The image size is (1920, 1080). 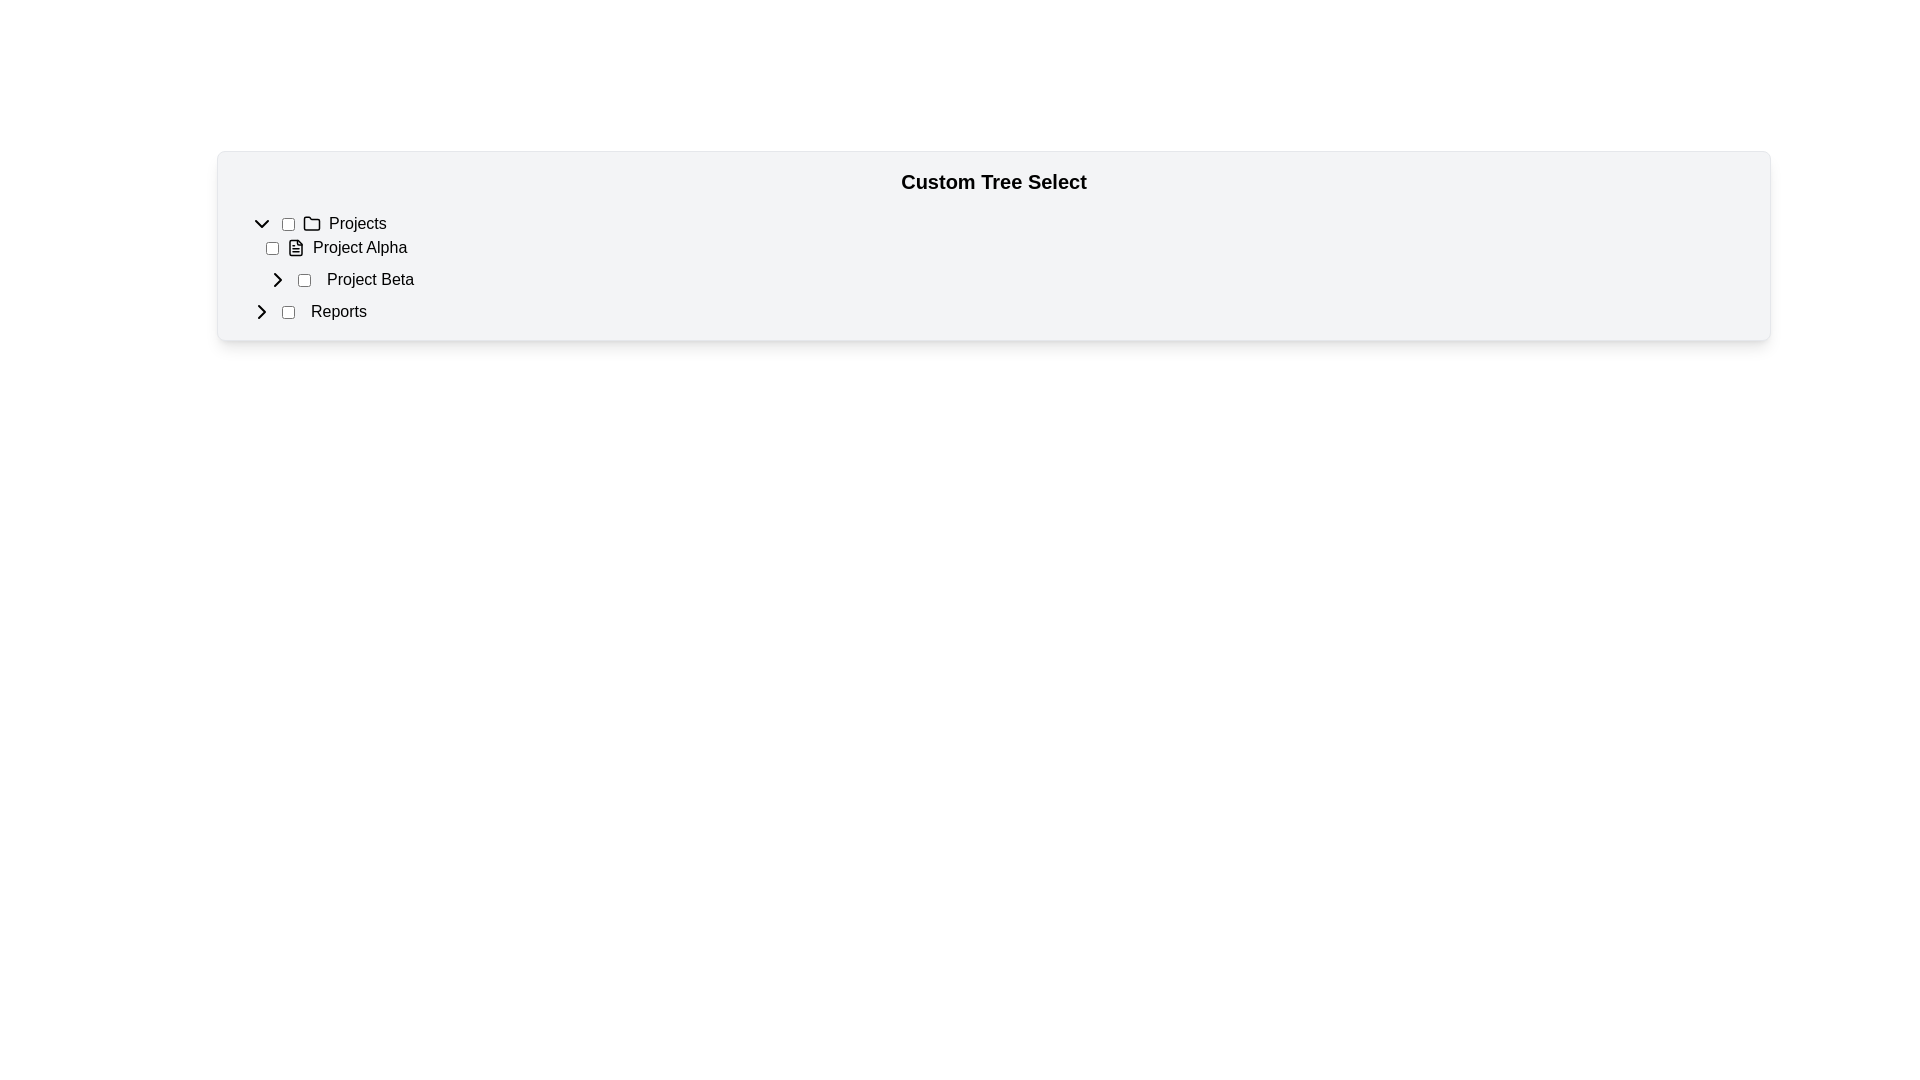 What do you see at coordinates (334, 223) in the screenshot?
I see `the 'Projects' text label in the navigation menu` at bounding box center [334, 223].